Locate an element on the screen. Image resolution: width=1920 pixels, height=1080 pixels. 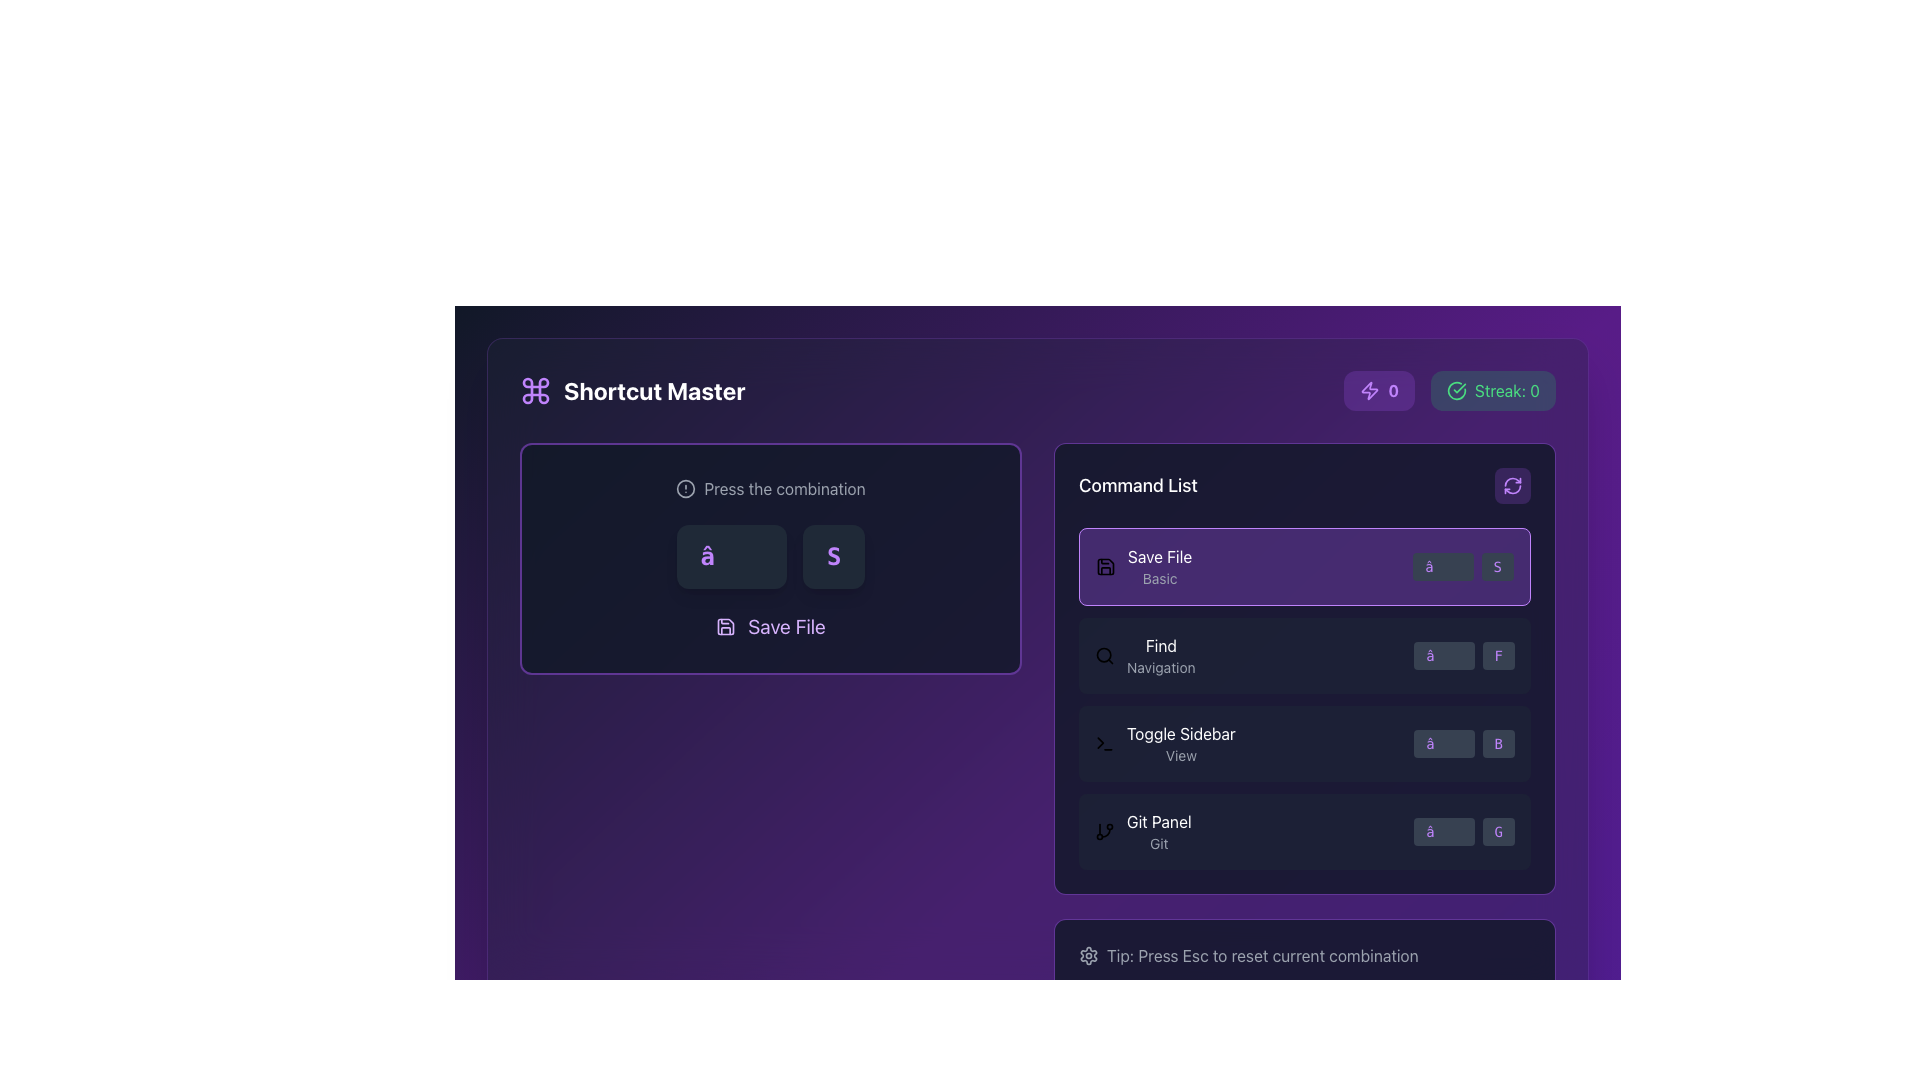
the 'S' key indicator, which visually represents the keyboard shortcut for the command labeled 'Save File', located in the upper-right corner of the interface is located at coordinates (1497, 567).